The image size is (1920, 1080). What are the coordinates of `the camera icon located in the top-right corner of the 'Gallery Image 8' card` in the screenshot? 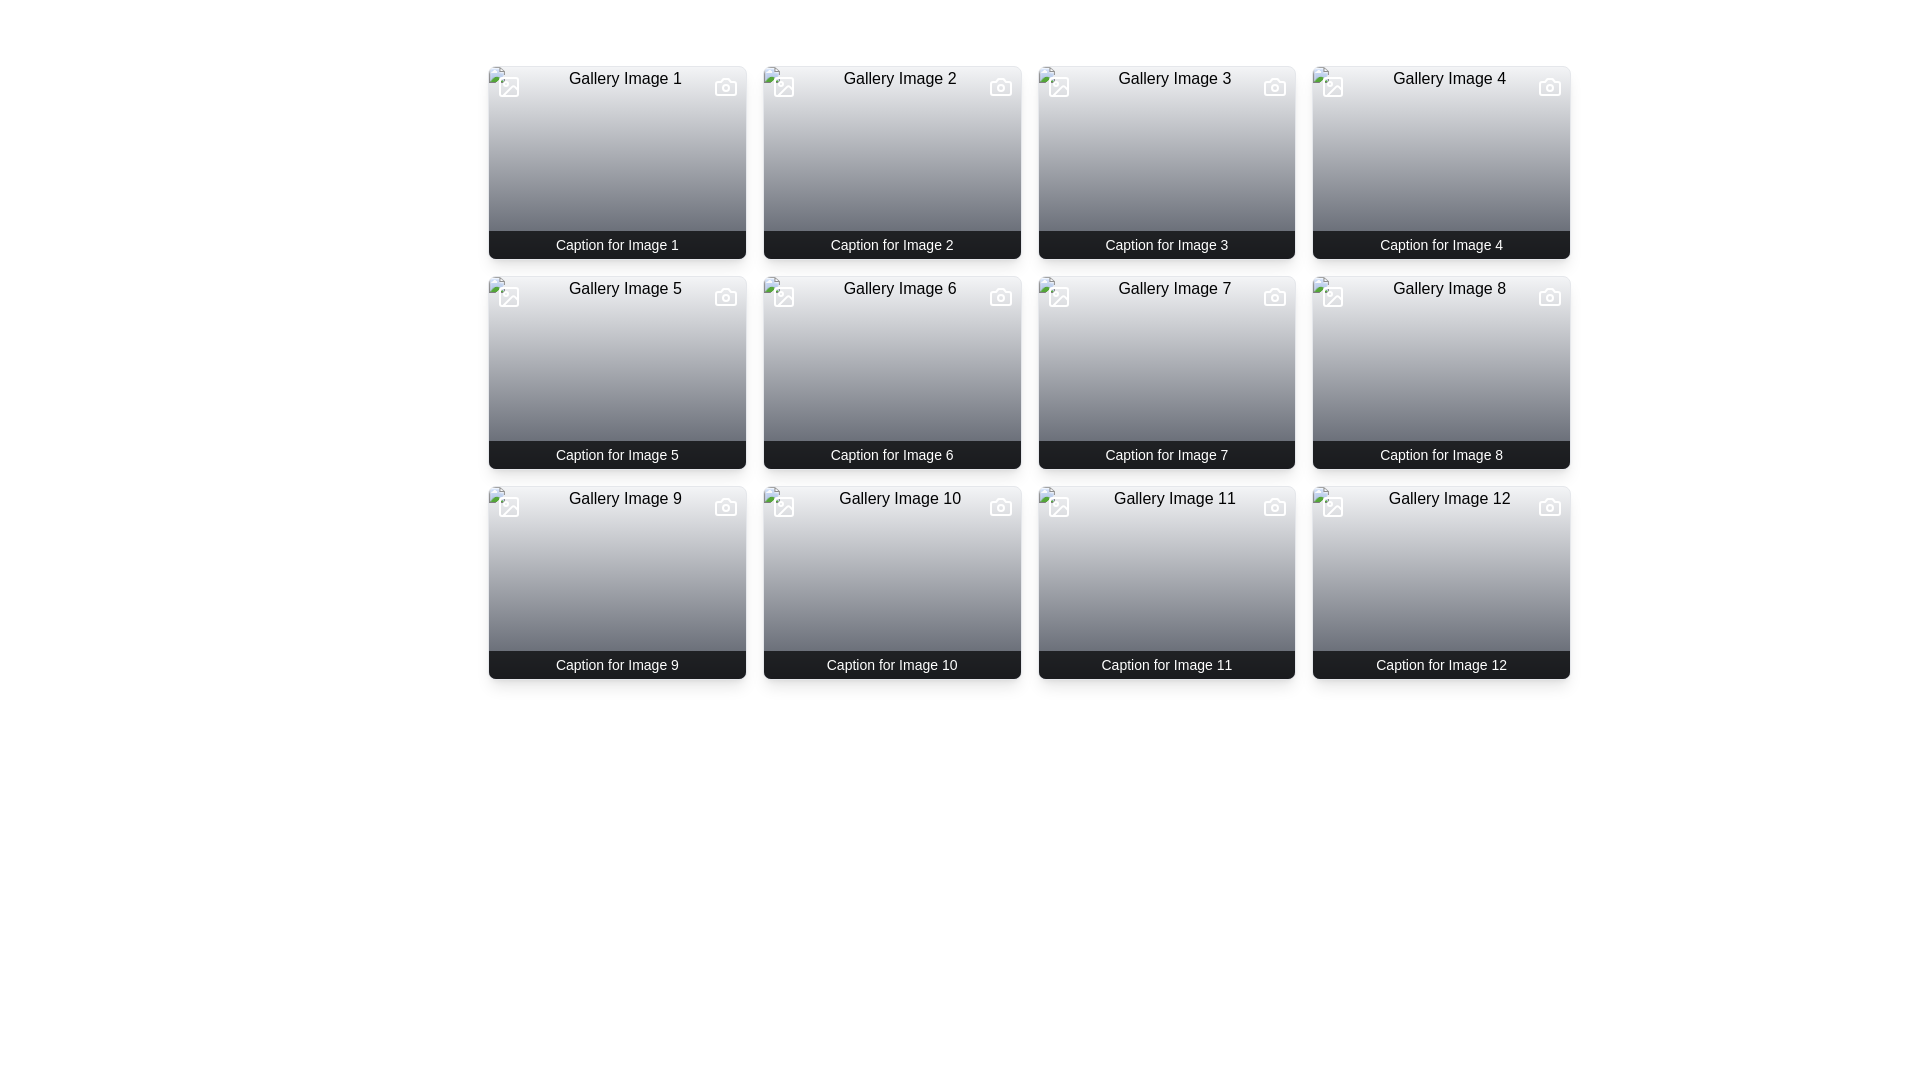 It's located at (1549, 297).